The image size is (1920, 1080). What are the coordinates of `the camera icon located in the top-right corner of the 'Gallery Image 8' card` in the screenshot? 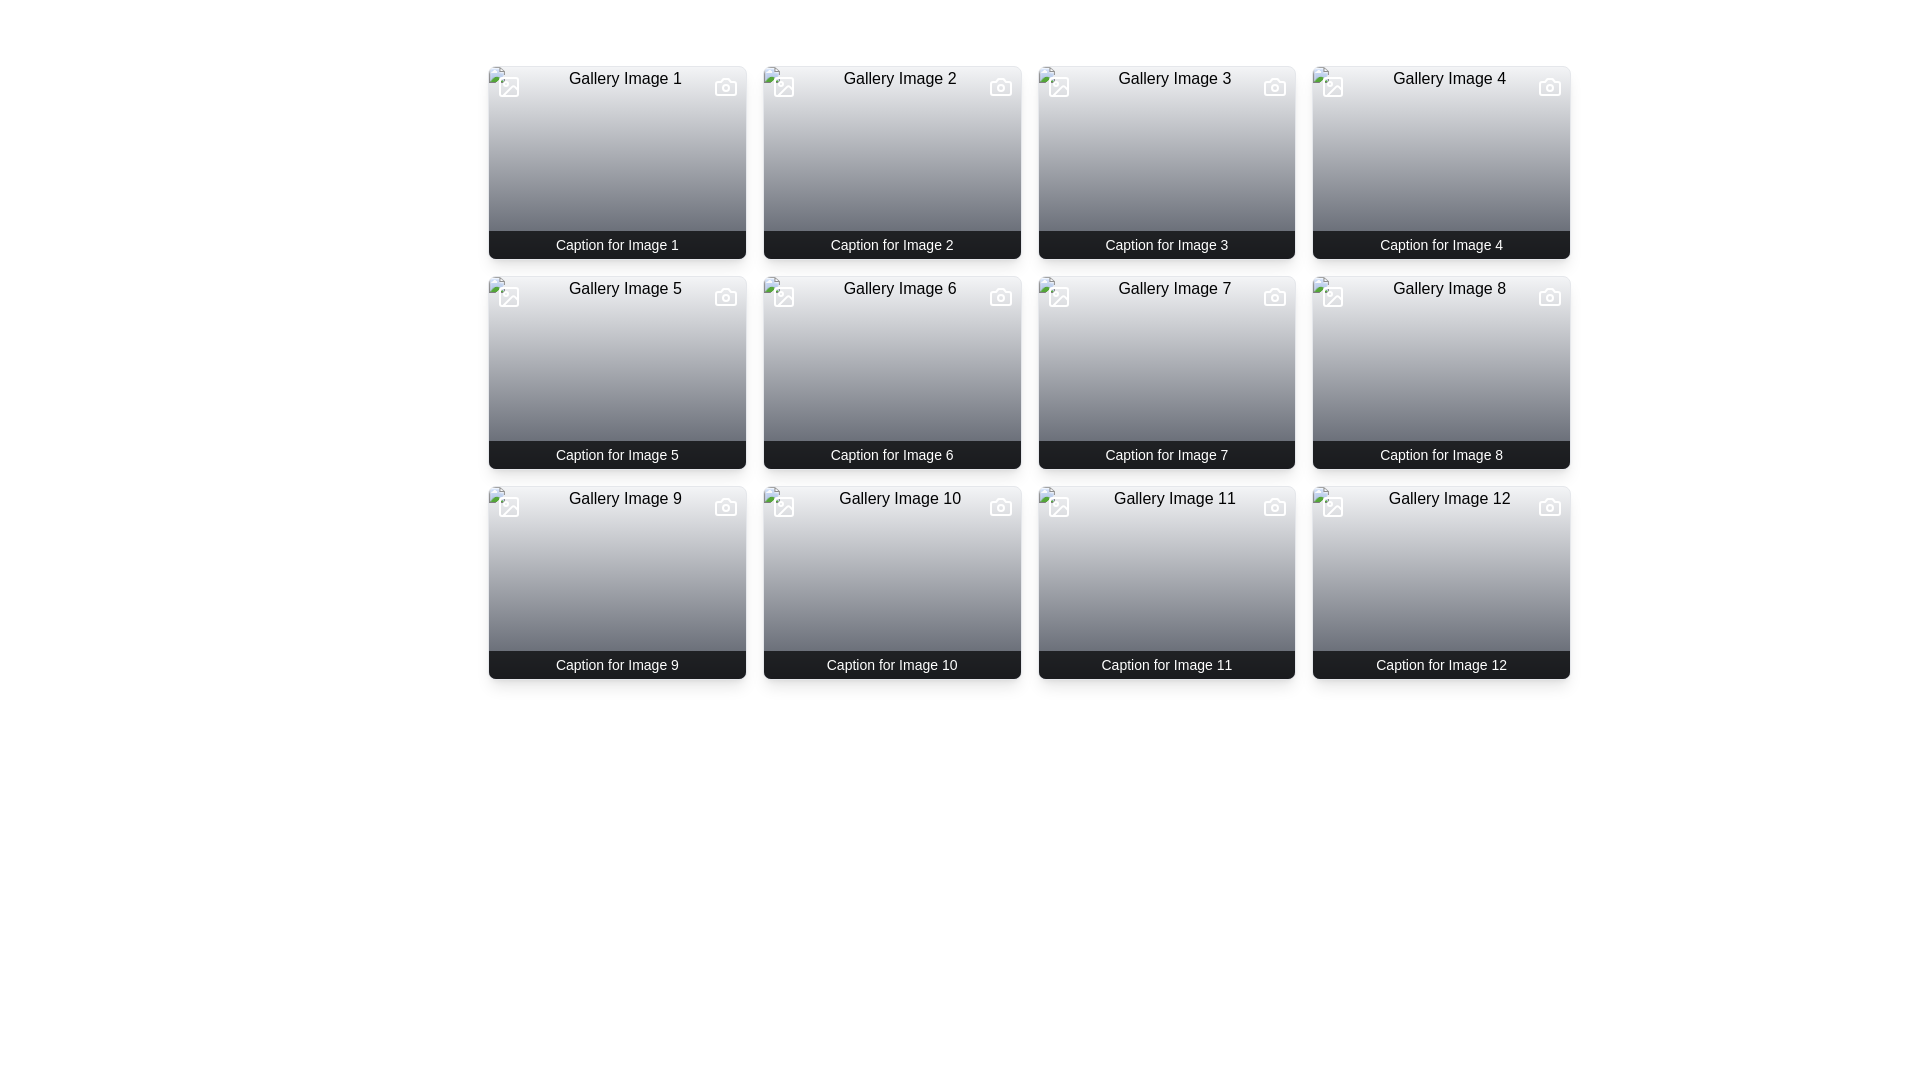 It's located at (1549, 297).